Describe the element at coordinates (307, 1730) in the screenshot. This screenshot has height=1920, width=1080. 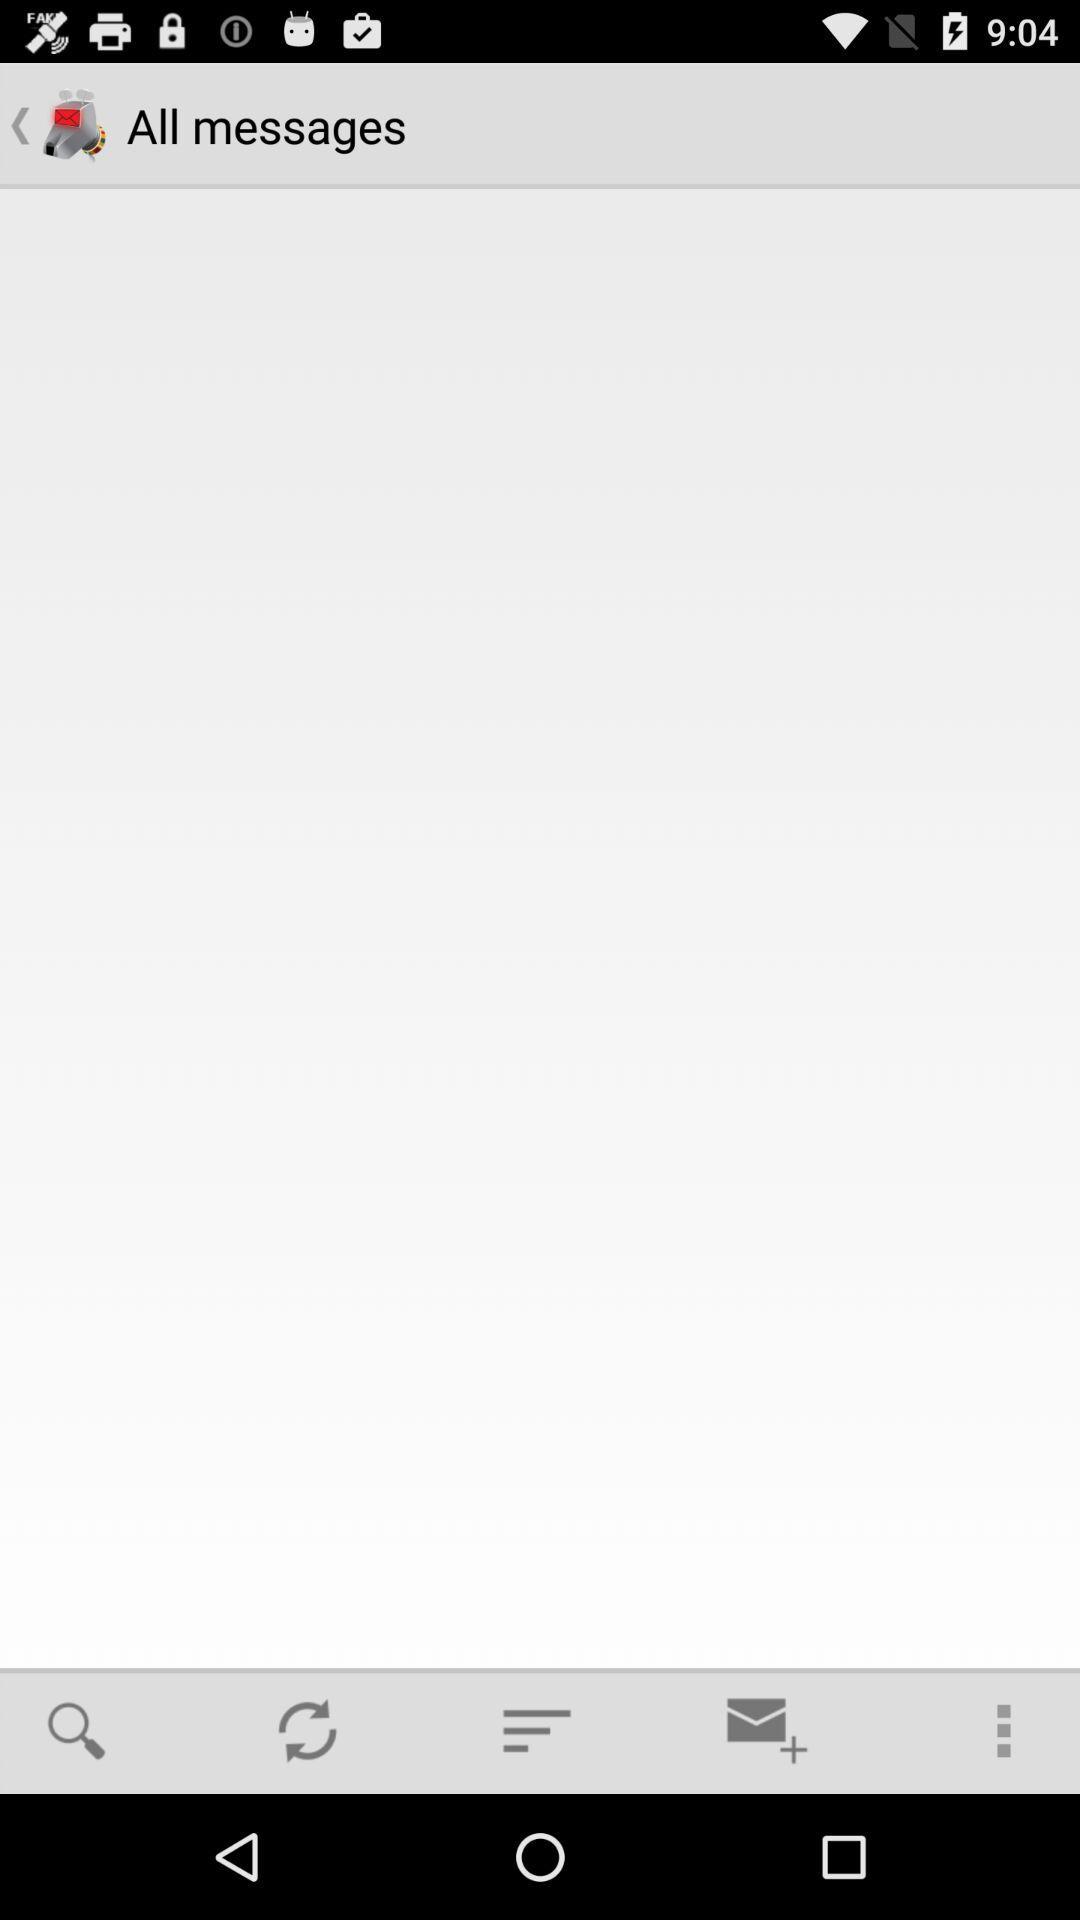
I see `the icon below the all messages` at that location.